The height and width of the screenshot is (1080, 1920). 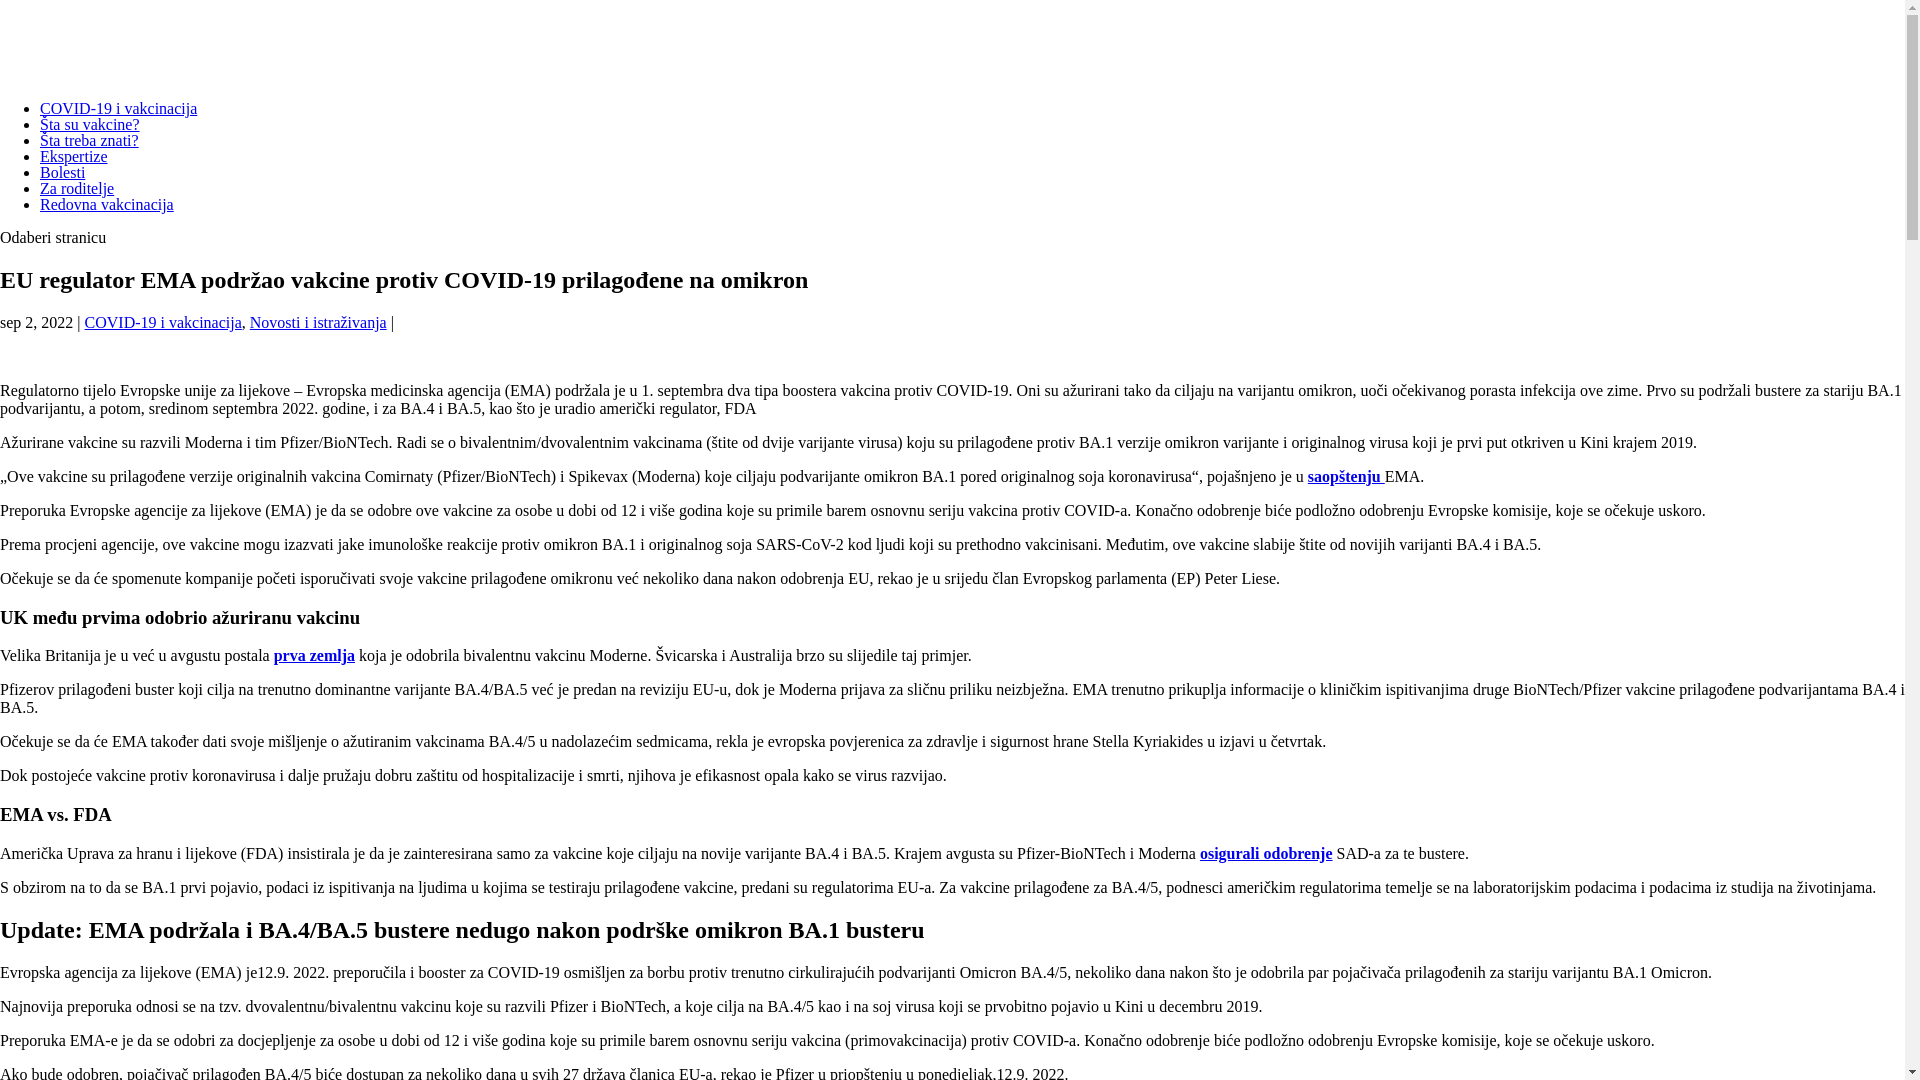 What do you see at coordinates (76, 188) in the screenshot?
I see `'Za roditelje'` at bounding box center [76, 188].